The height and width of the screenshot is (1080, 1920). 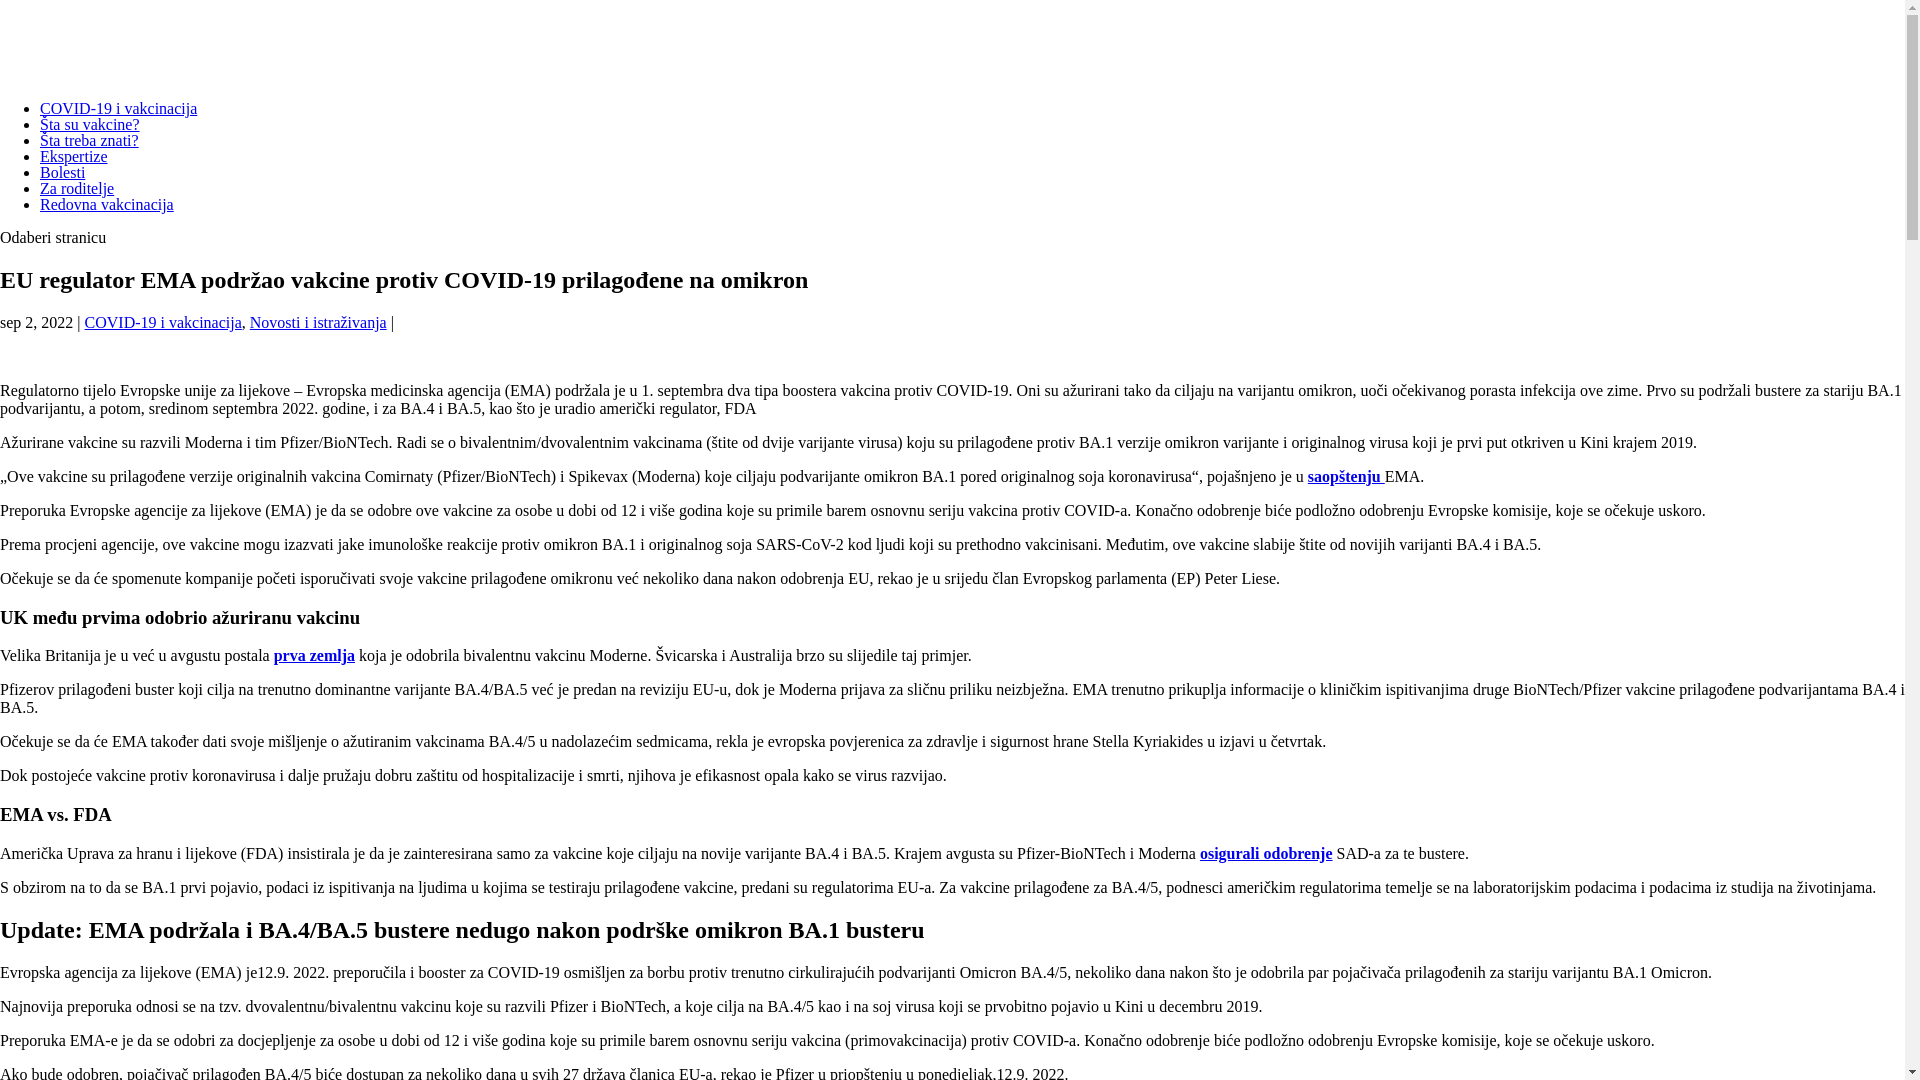 What do you see at coordinates (76, 188) in the screenshot?
I see `'Za roditelje'` at bounding box center [76, 188].